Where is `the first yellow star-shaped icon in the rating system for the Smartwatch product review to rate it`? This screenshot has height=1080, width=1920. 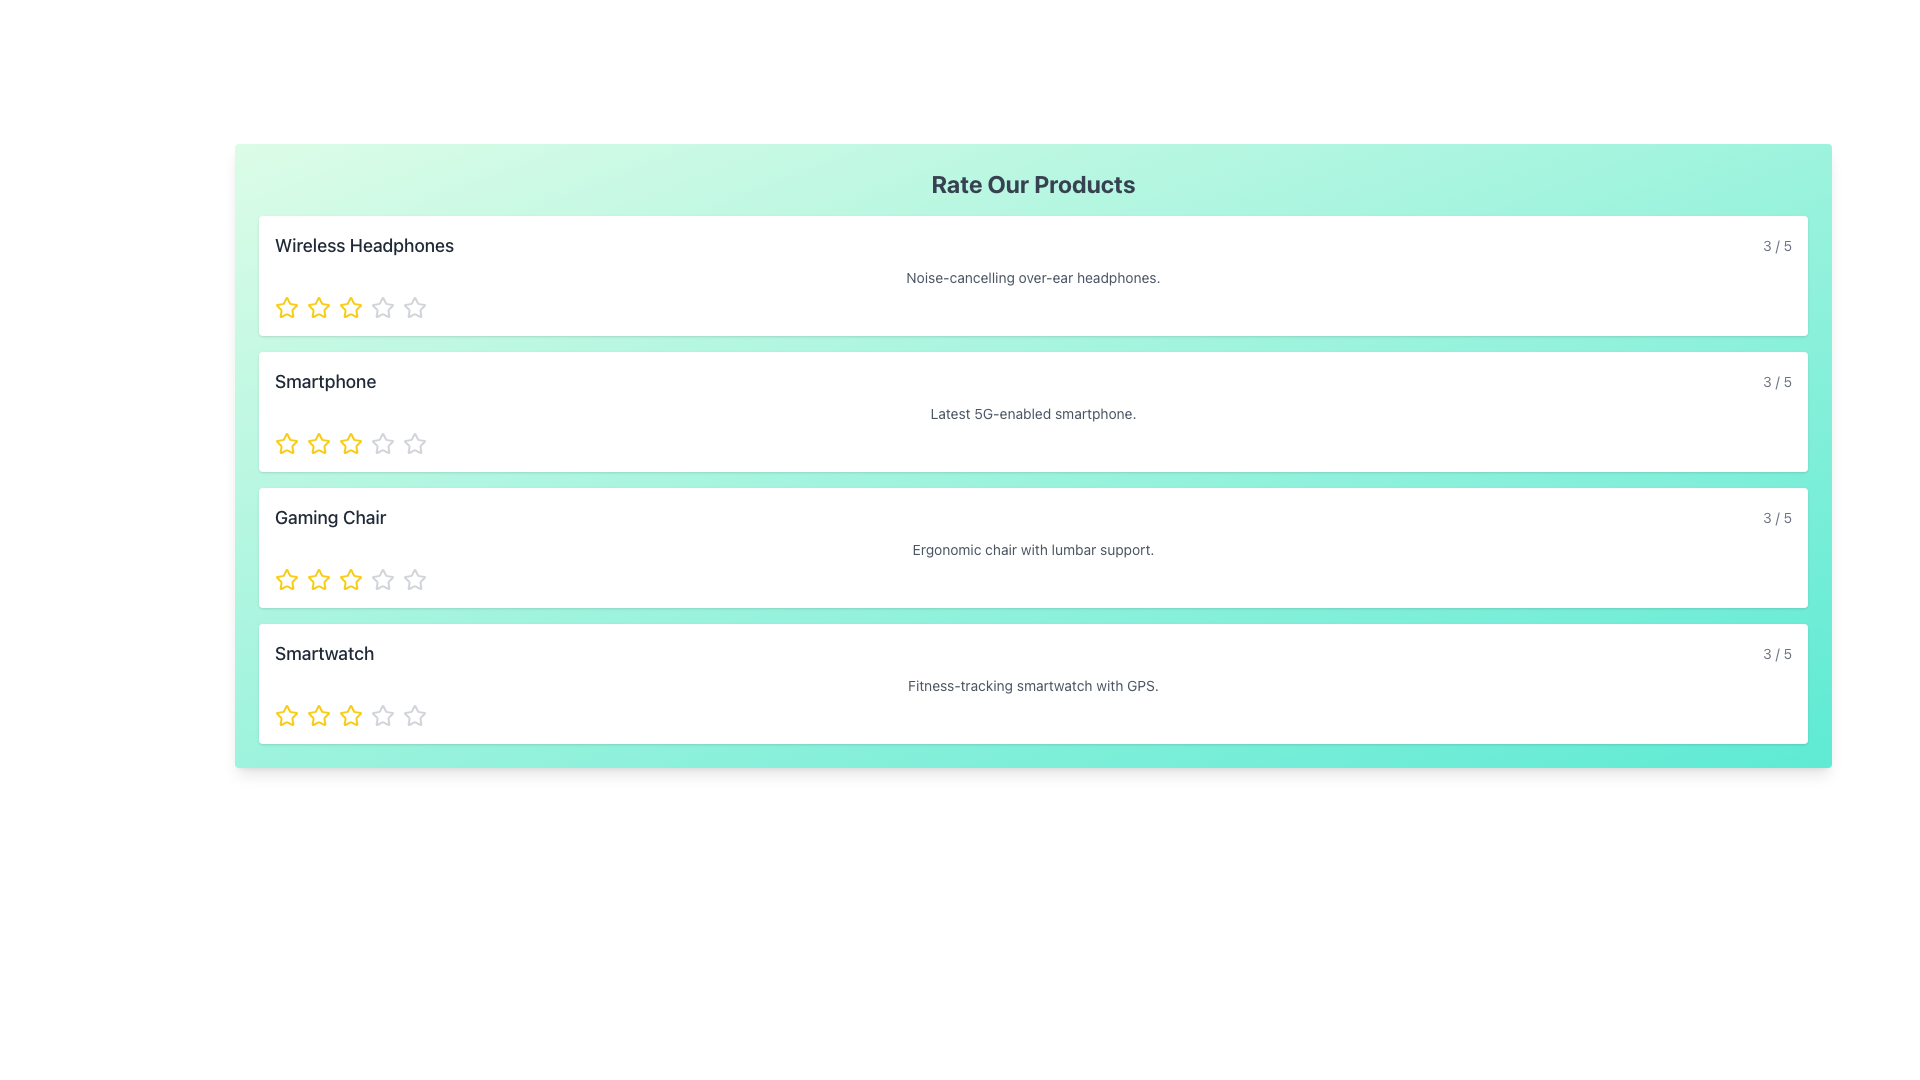 the first yellow star-shaped icon in the rating system for the Smartwatch product review to rate it is located at coordinates (286, 715).